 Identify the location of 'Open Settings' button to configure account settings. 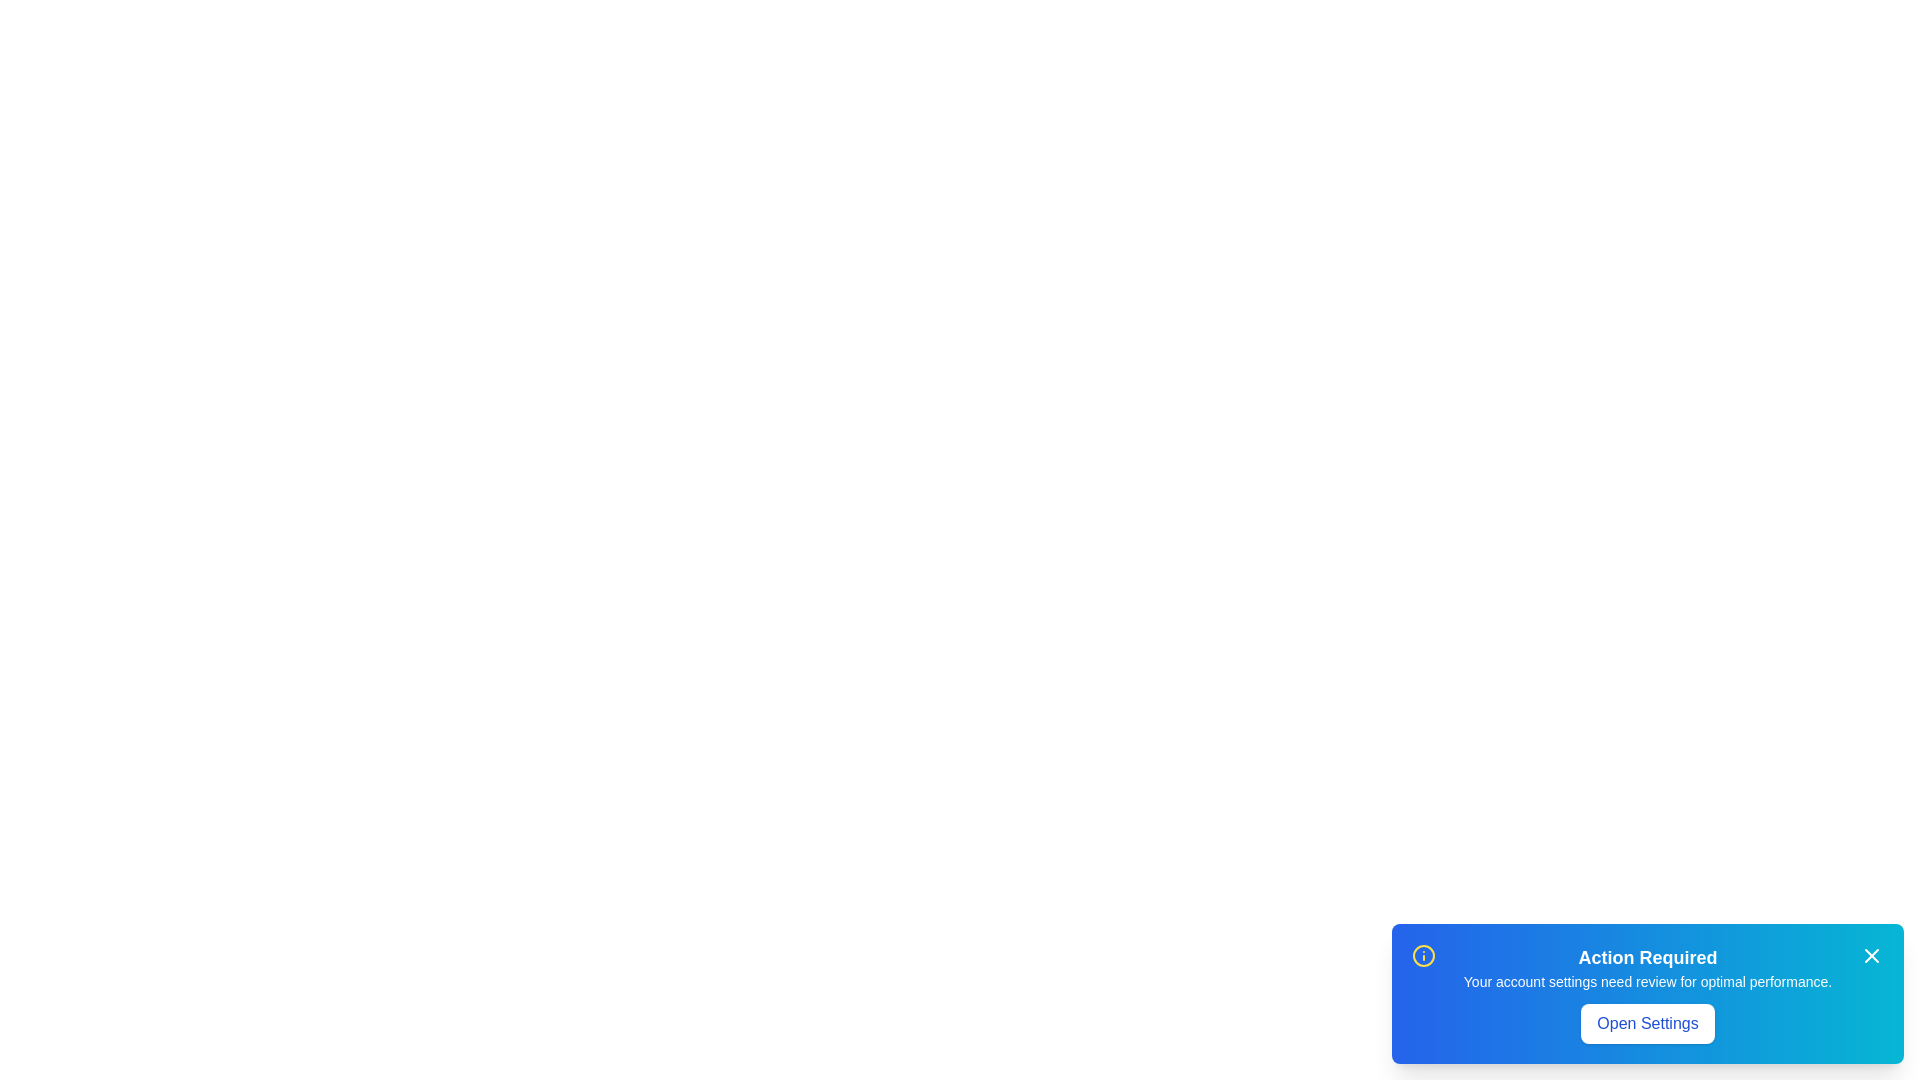
(1647, 1023).